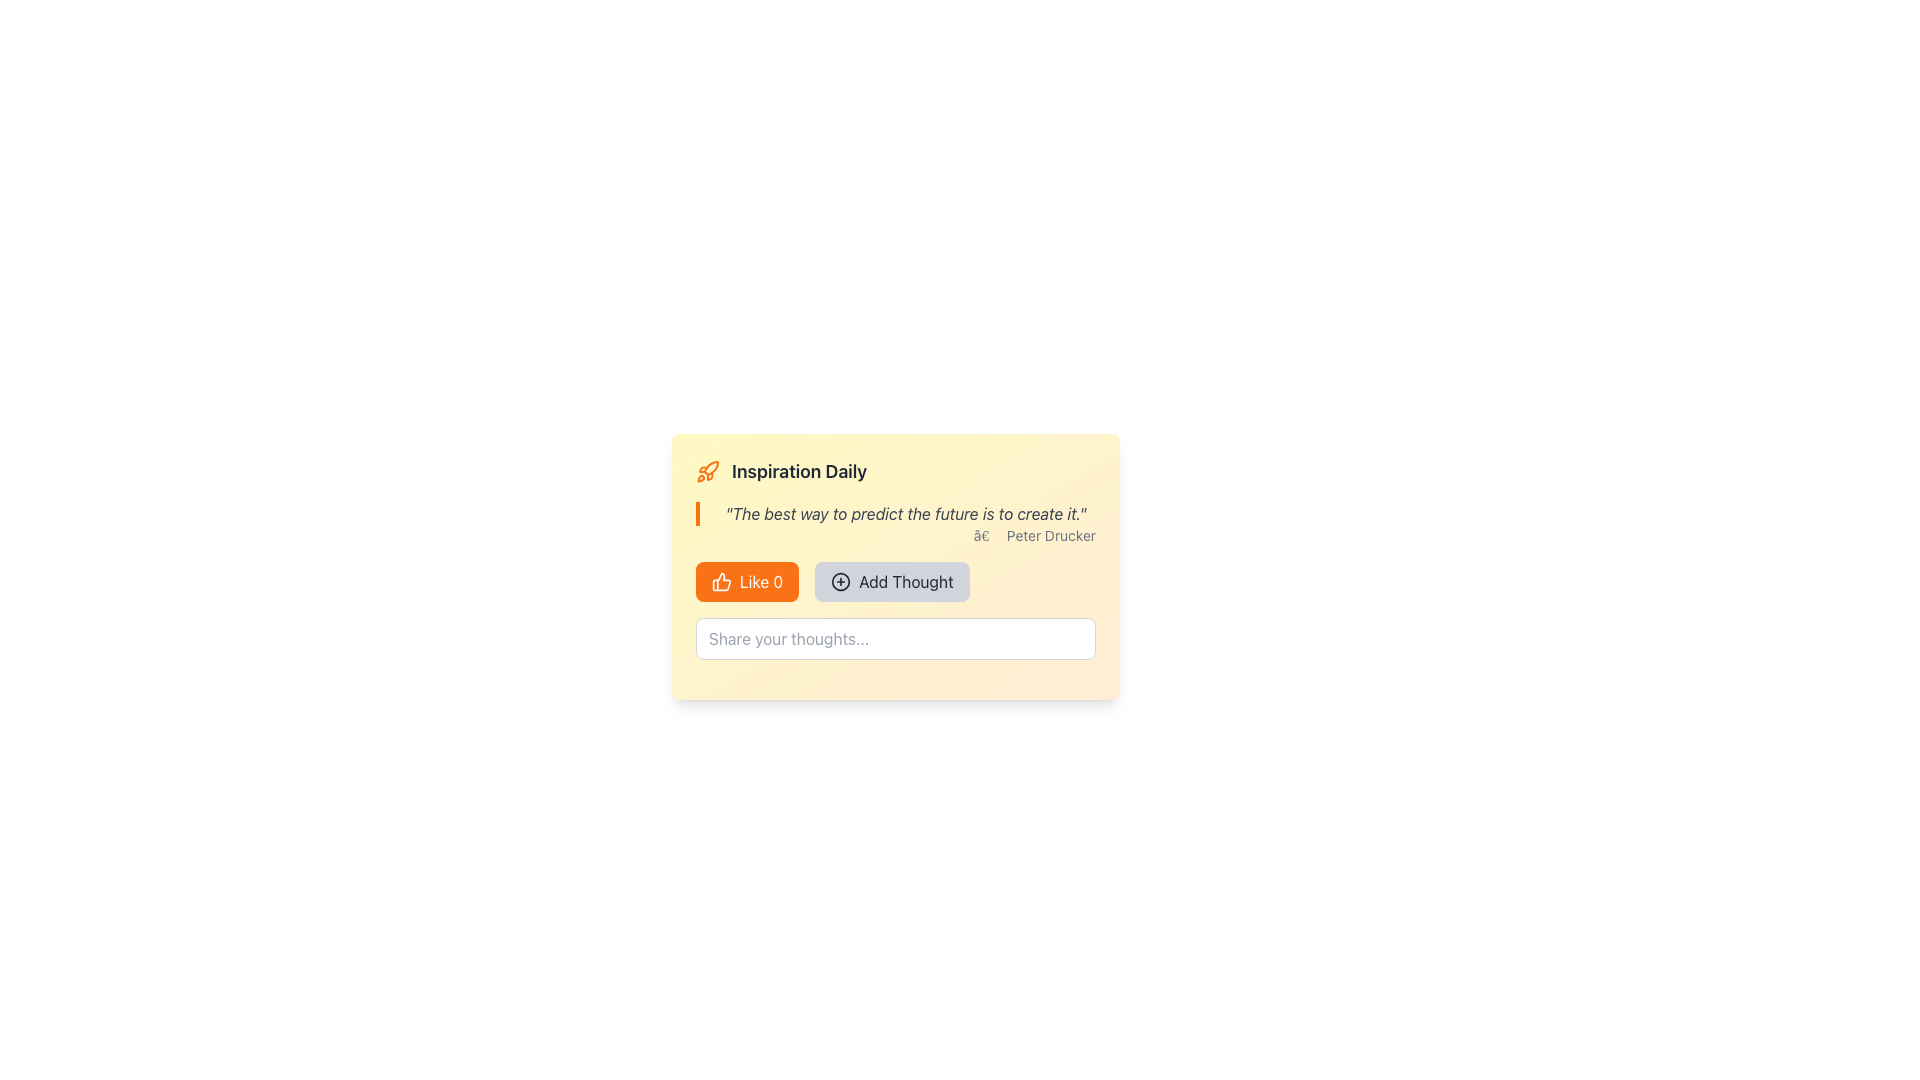 The image size is (1920, 1080). Describe the element at coordinates (891, 582) in the screenshot. I see `the button that allows users to add a new thought or note, located to the right of the 'Like 0' button in the horizontal layout below 'Inspiration Daily'` at that location.